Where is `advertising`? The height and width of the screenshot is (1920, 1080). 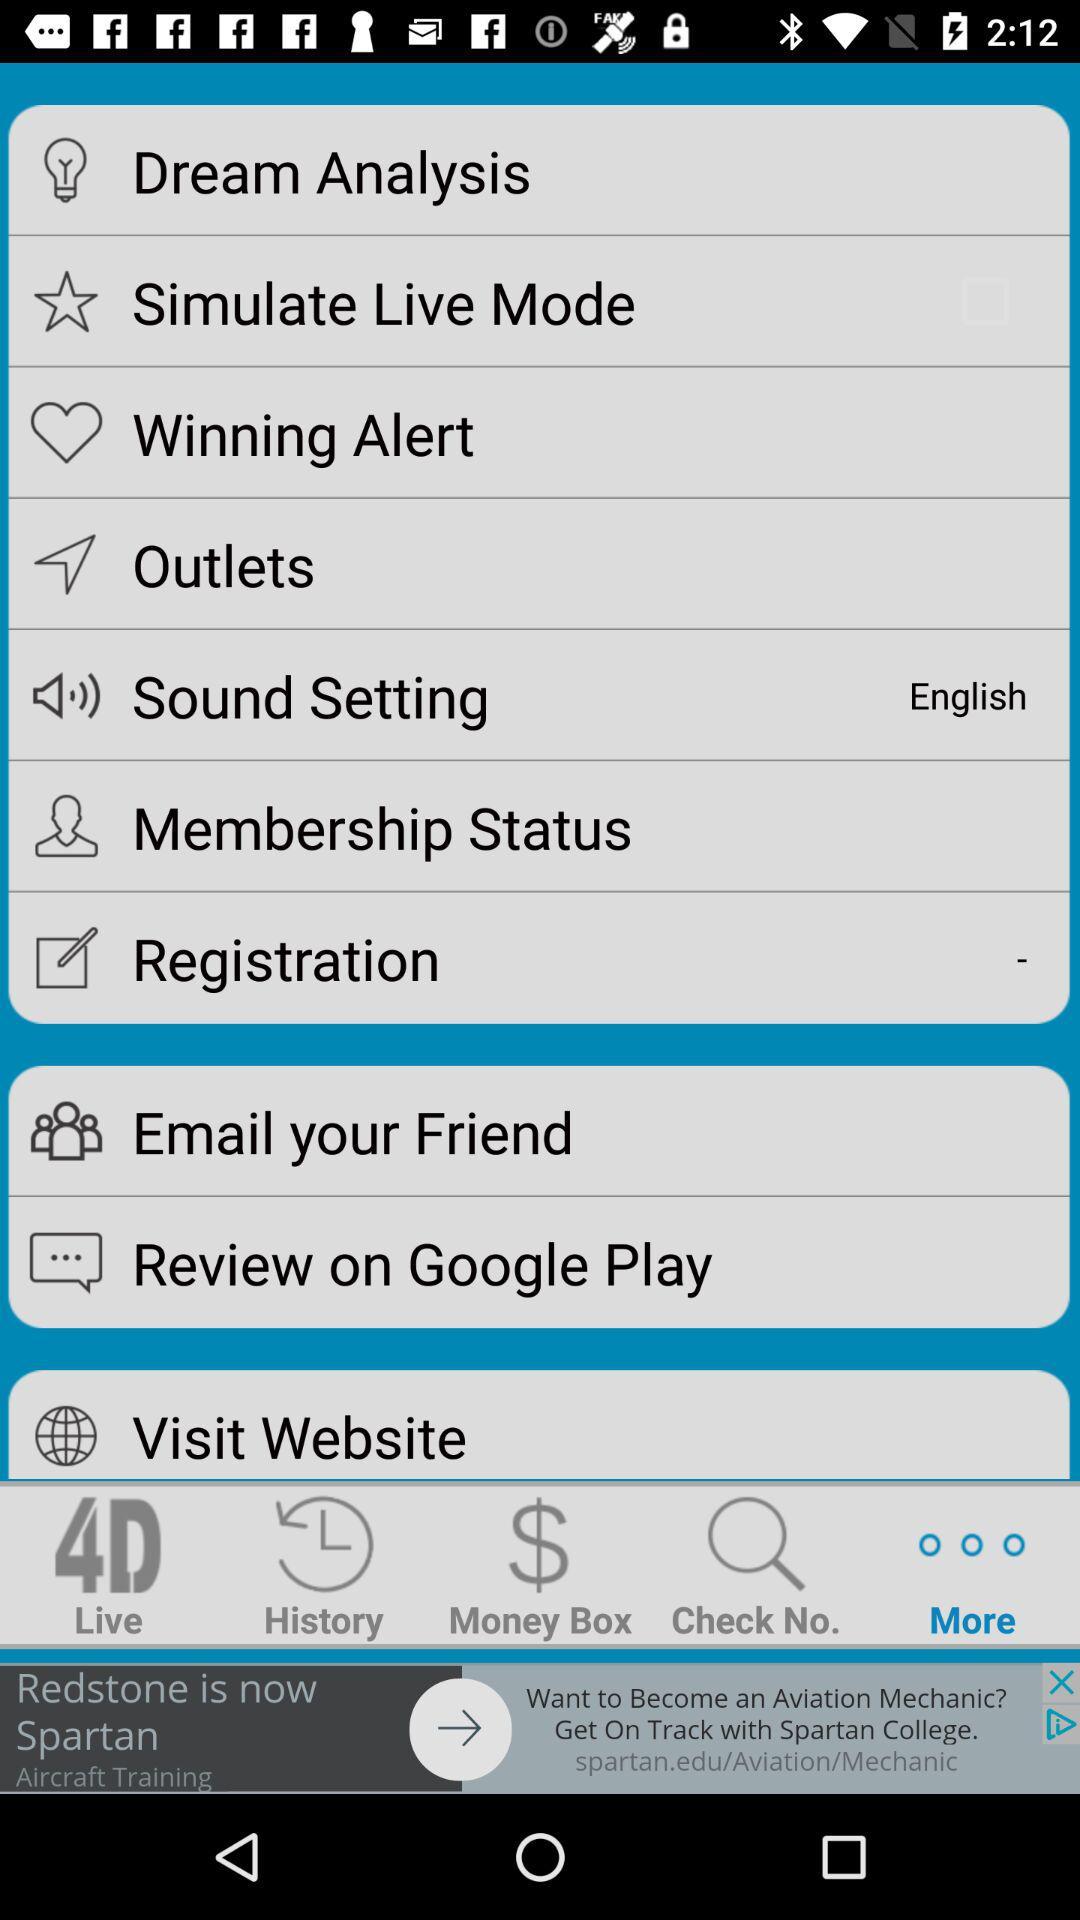
advertising is located at coordinates (540, 1727).